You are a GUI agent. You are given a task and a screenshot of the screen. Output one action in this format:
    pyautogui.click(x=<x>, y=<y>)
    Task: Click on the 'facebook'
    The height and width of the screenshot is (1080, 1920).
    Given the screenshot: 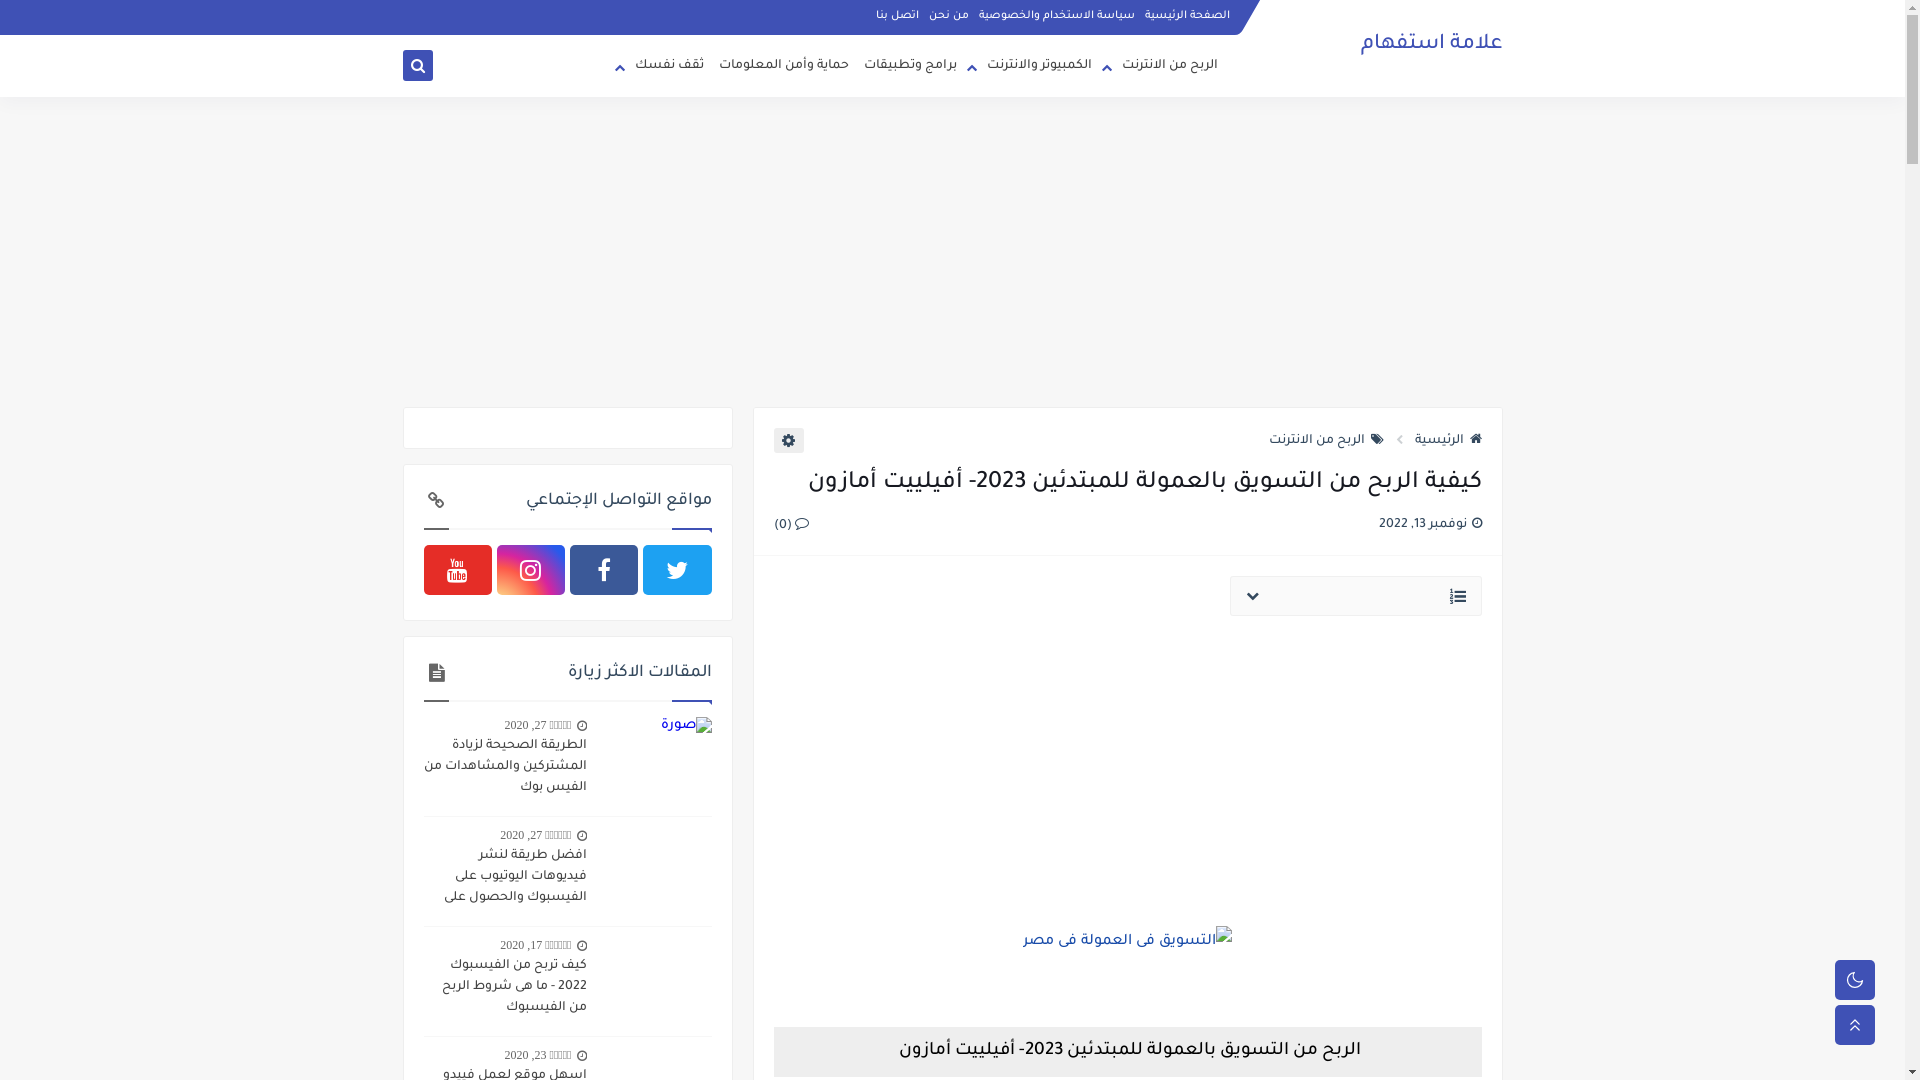 What is the action you would take?
    pyautogui.click(x=603, y=570)
    